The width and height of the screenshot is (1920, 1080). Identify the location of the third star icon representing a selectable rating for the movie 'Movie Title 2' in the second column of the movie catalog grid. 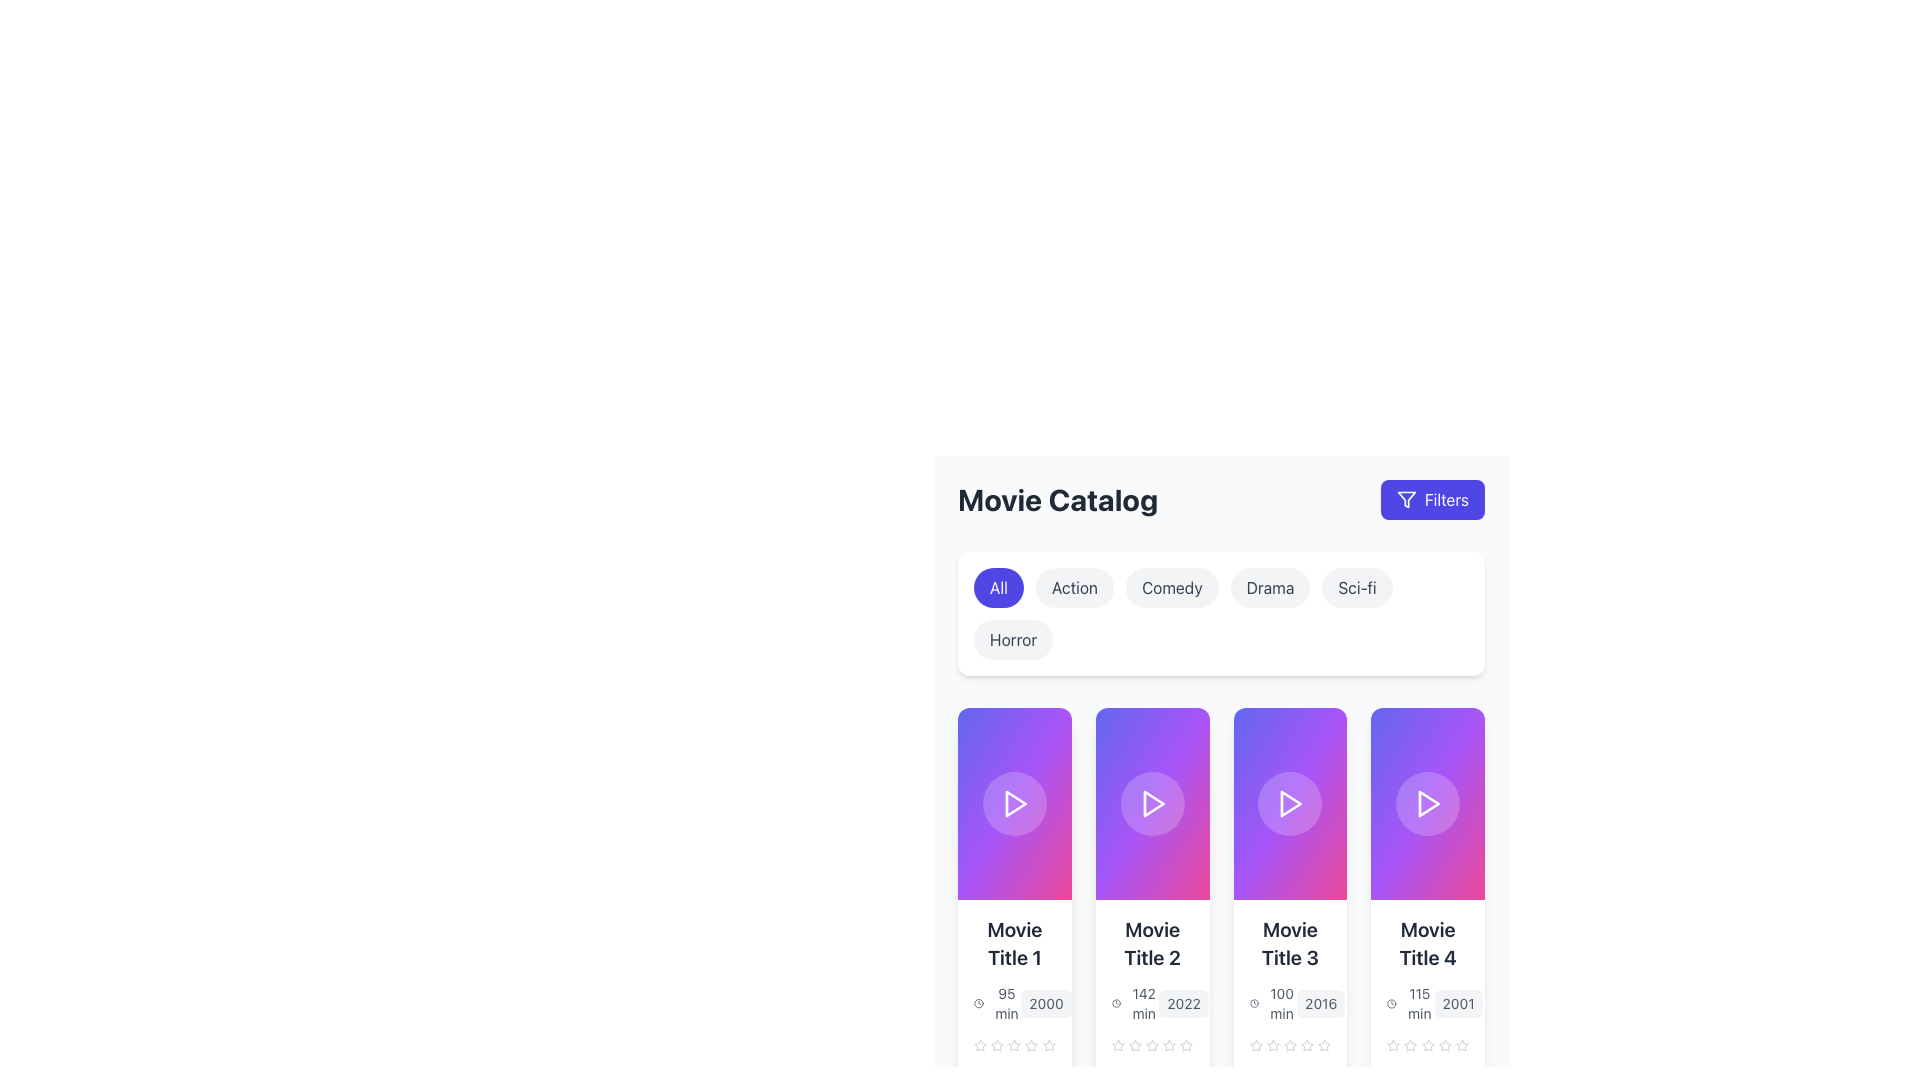
(1152, 1044).